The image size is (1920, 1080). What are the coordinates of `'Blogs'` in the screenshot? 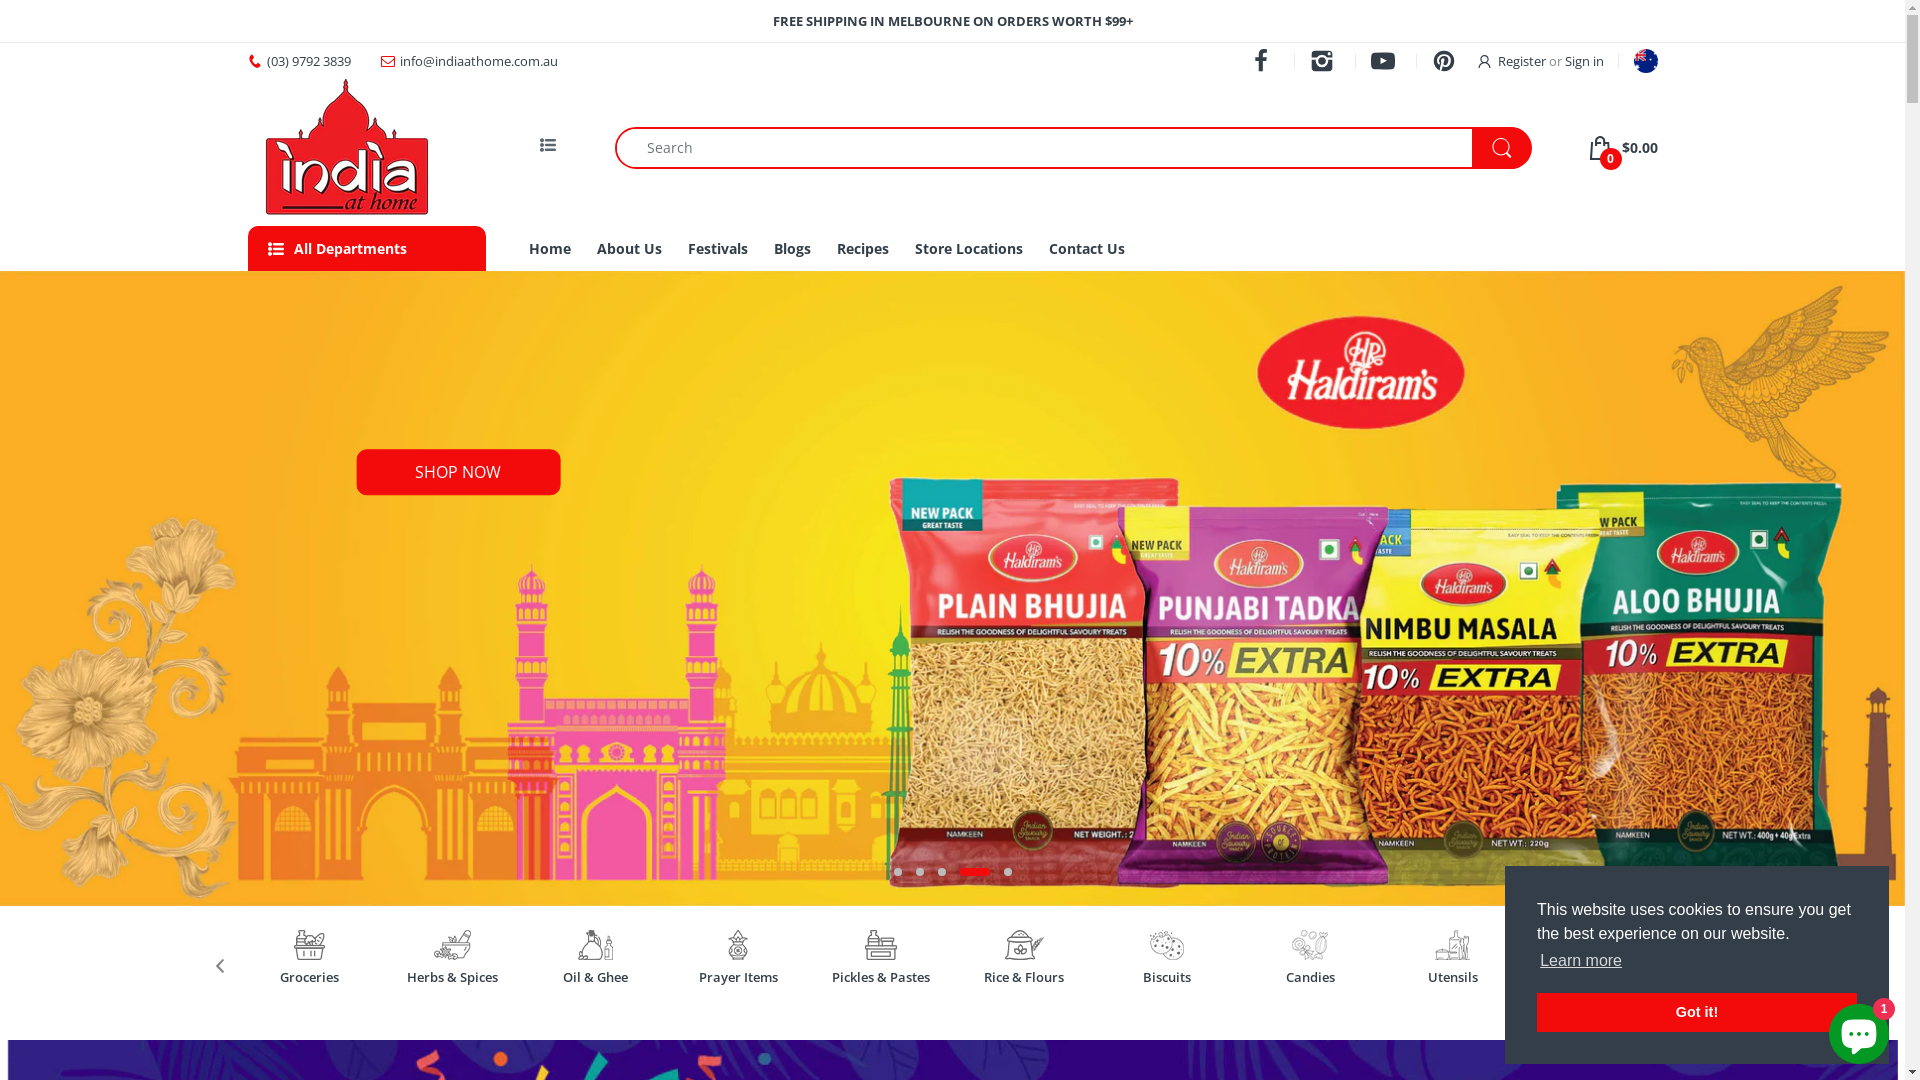 It's located at (791, 247).